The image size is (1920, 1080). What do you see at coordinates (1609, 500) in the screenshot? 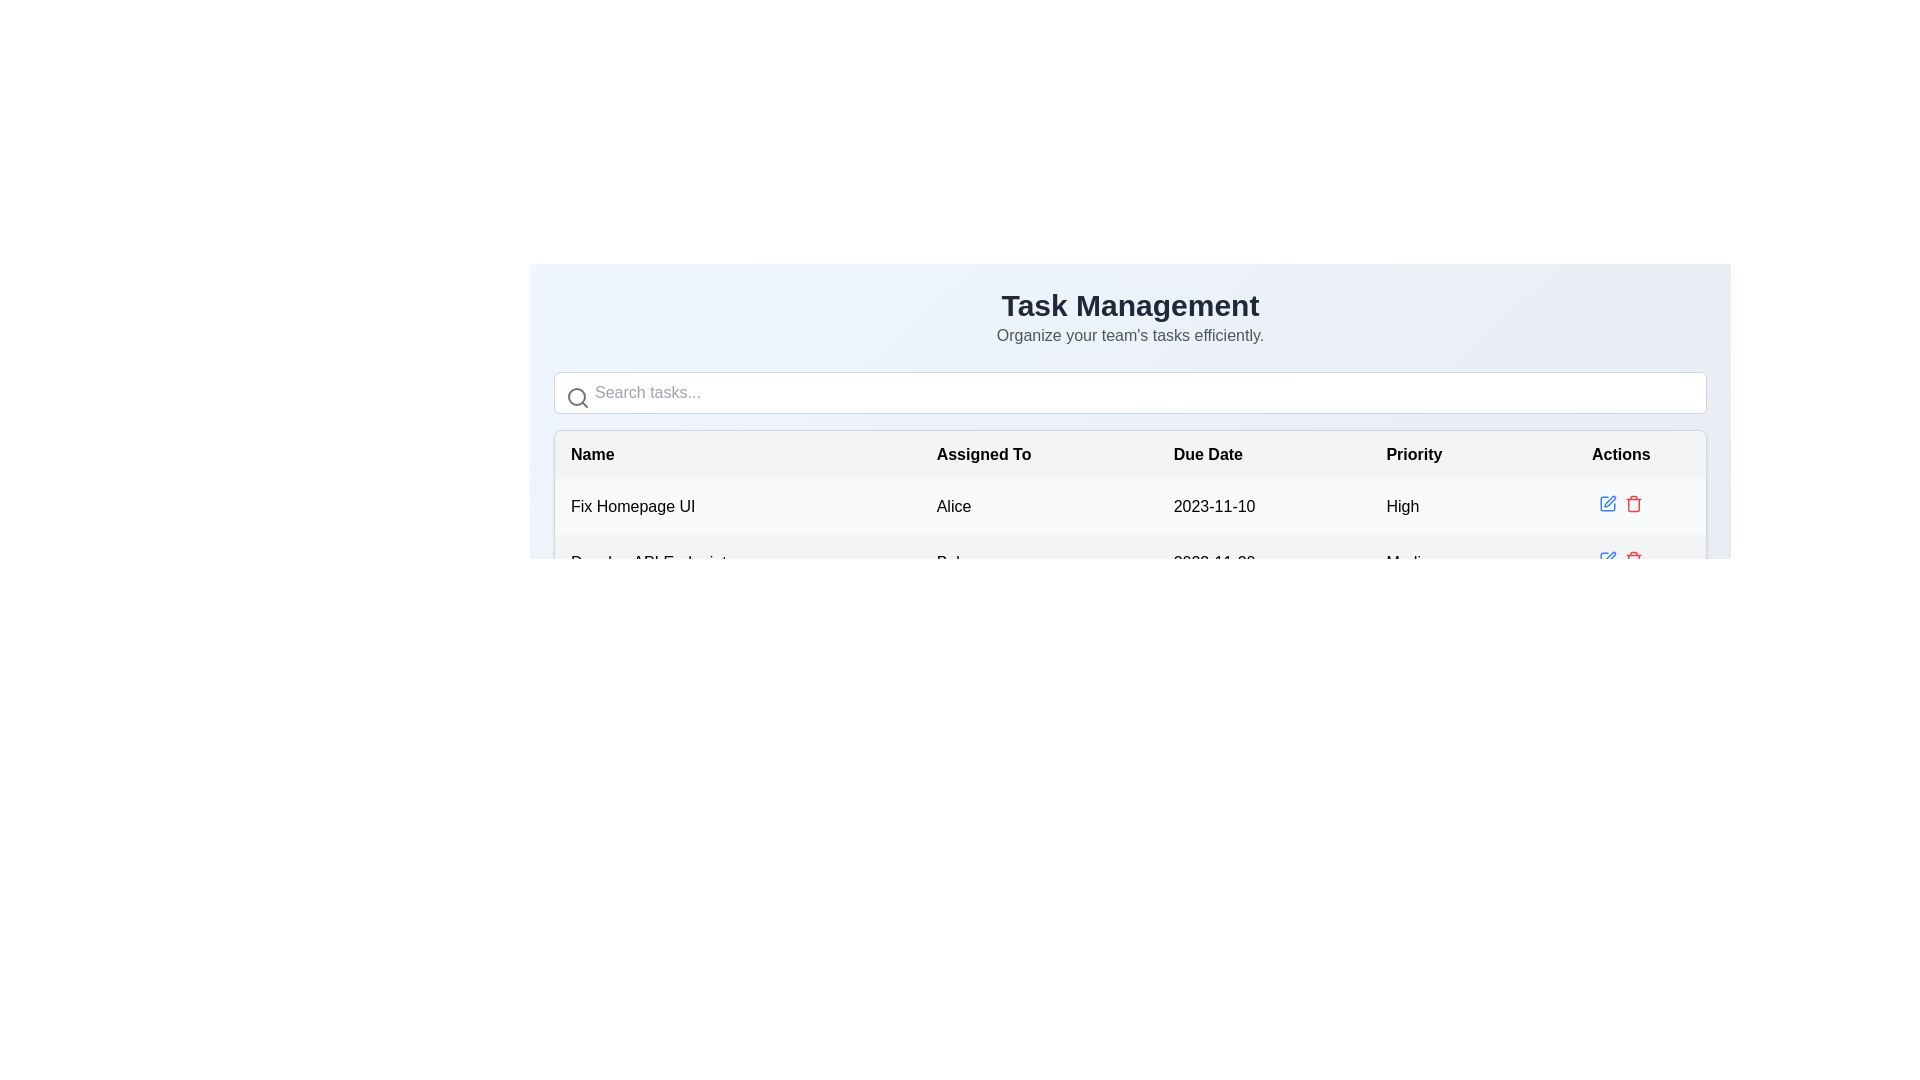
I see `the pen icon located in the rightmost column under the 'Actions' header` at bounding box center [1609, 500].